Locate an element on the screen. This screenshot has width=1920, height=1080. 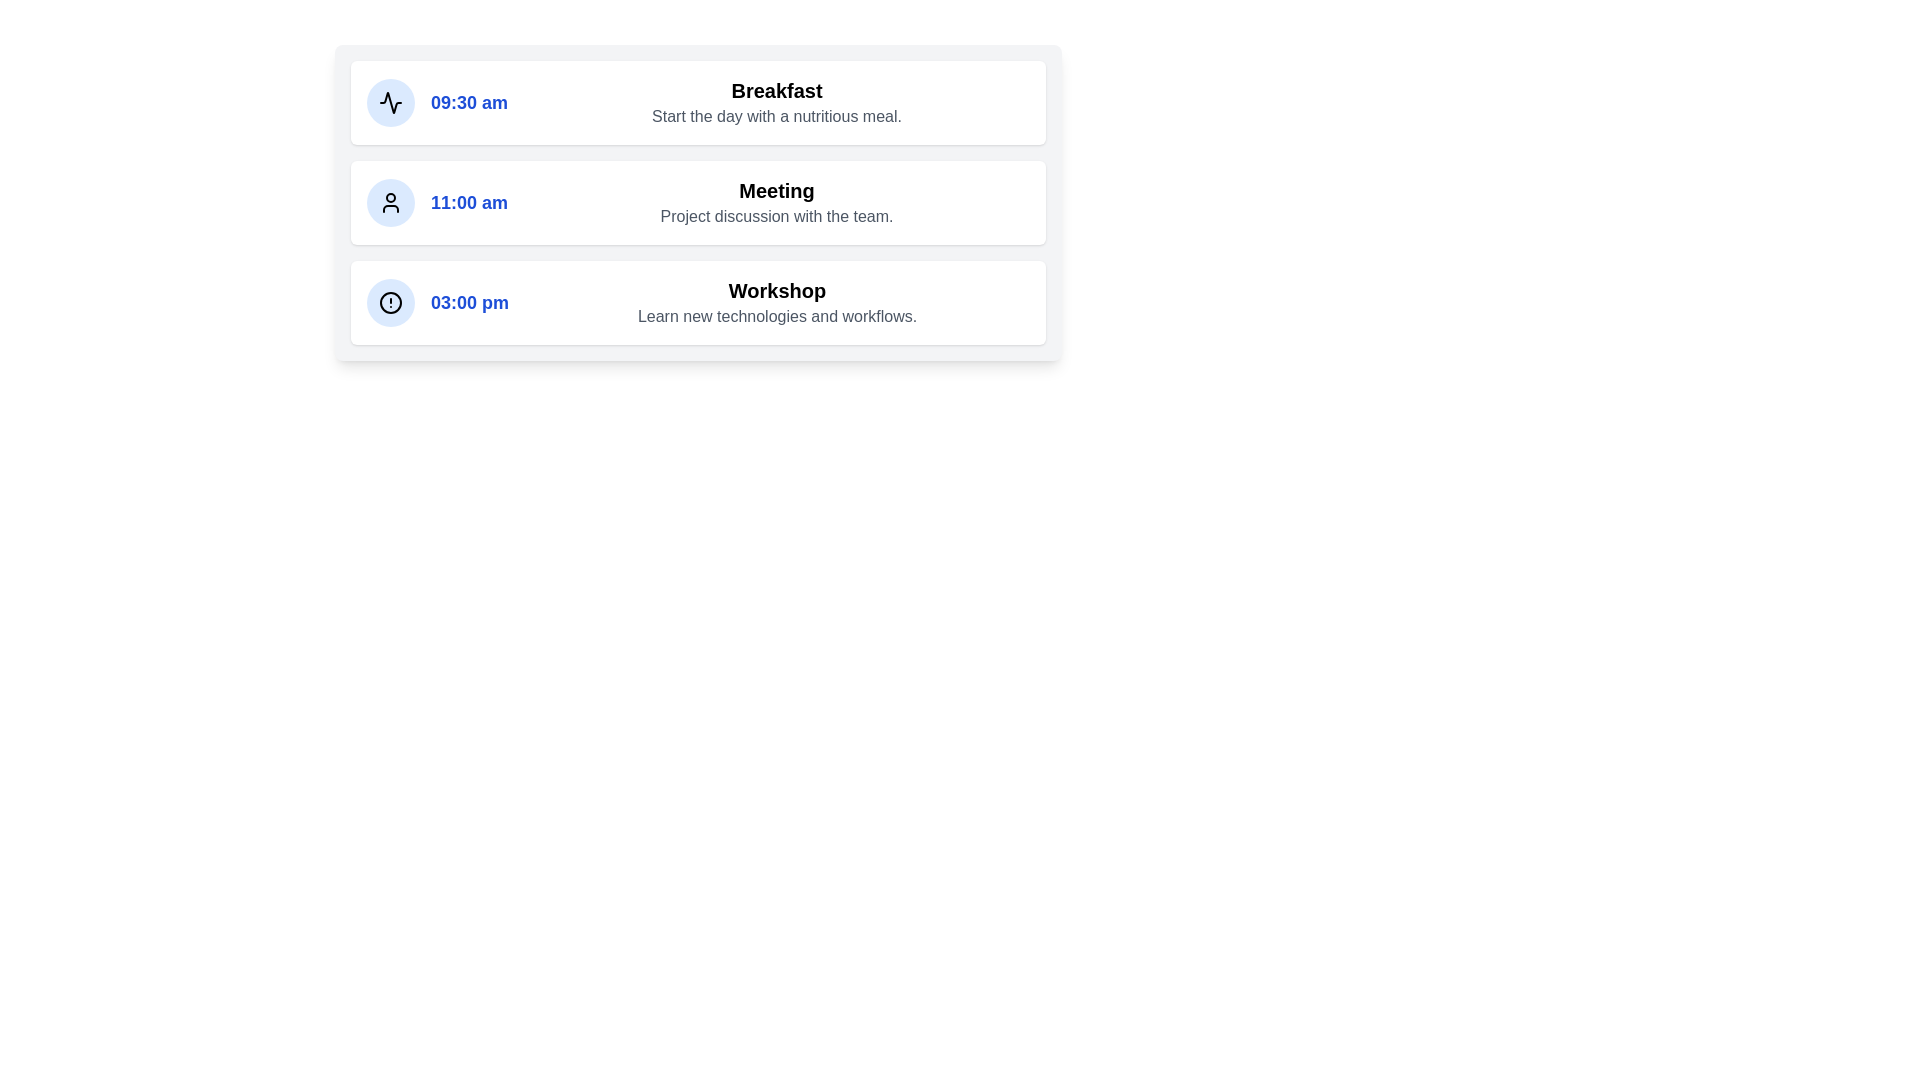
the text block containing the bold heading 'Workshop' and the description 'Learn new technologies and workflows.' This block is located in the third card of a vertical stack, below the time display '03:00 pm' and next to a blue icon is located at coordinates (776, 303).